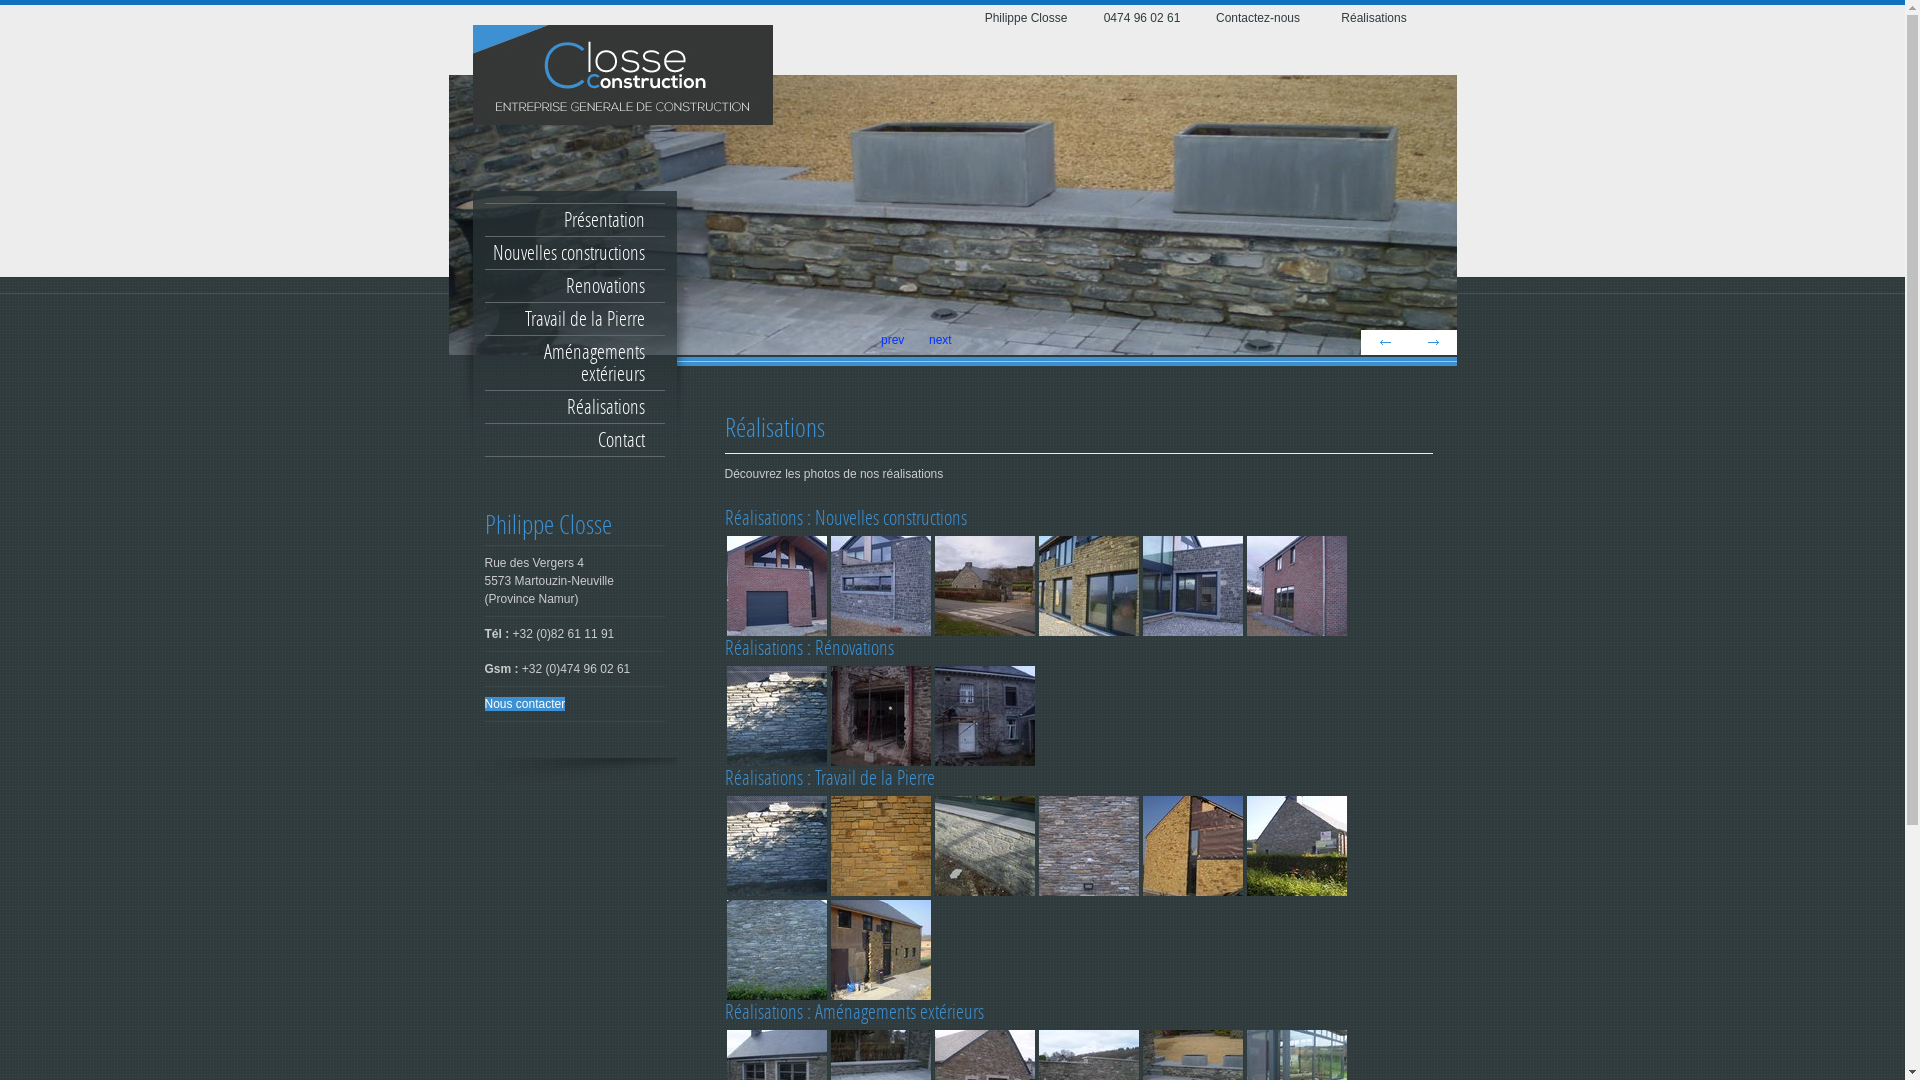 This screenshot has width=1920, height=1080. I want to click on 'next', so click(1430, 341).